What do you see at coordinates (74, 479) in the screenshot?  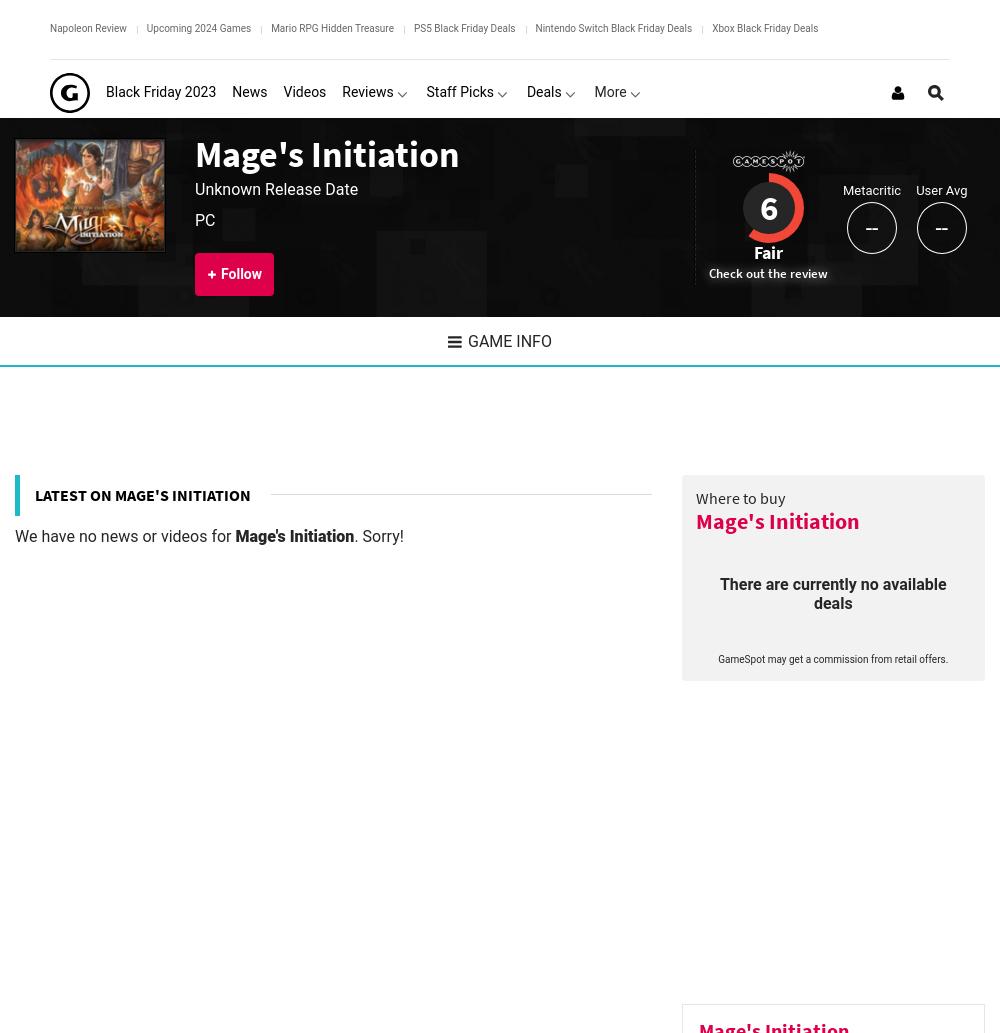 I see `'News & Features'` at bounding box center [74, 479].